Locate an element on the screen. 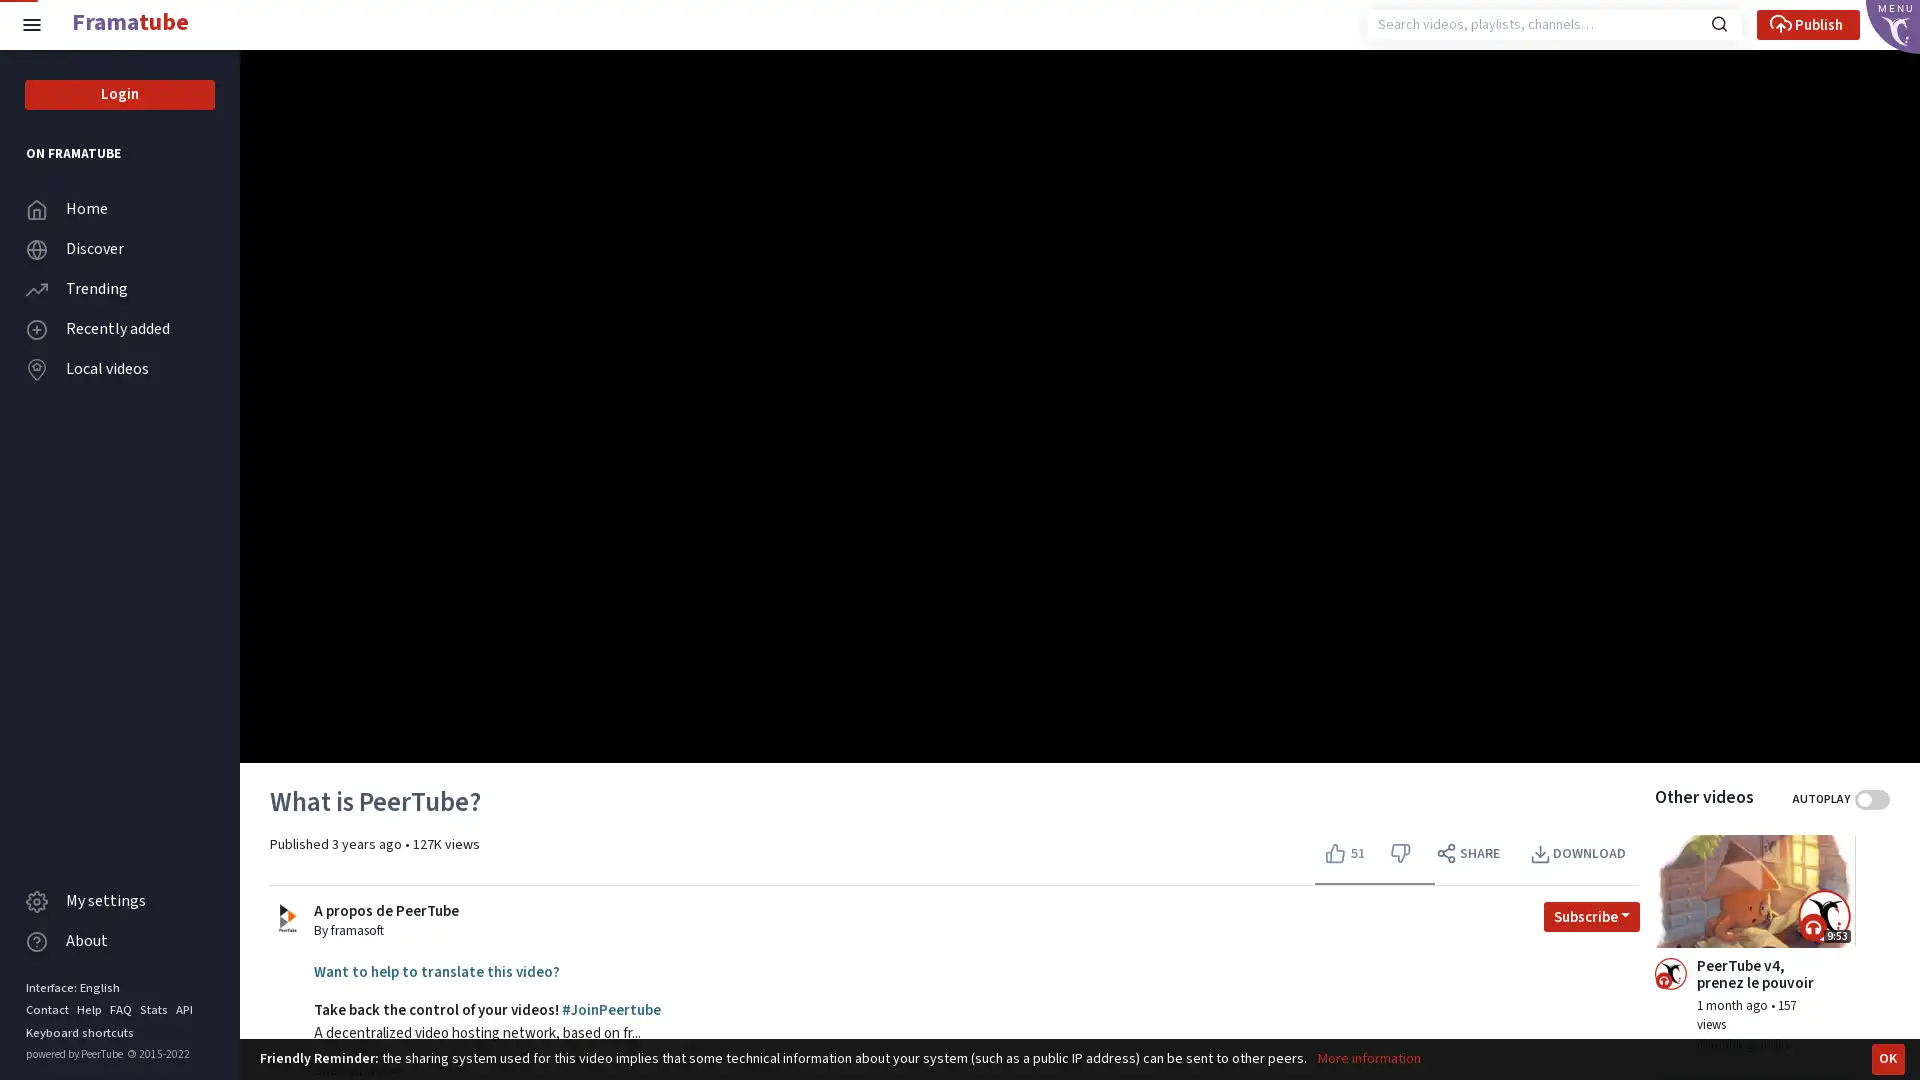 Image resolution: width=1920 pixels, height=1080 pixels. Interface: English is located at coordinates (72, 986).